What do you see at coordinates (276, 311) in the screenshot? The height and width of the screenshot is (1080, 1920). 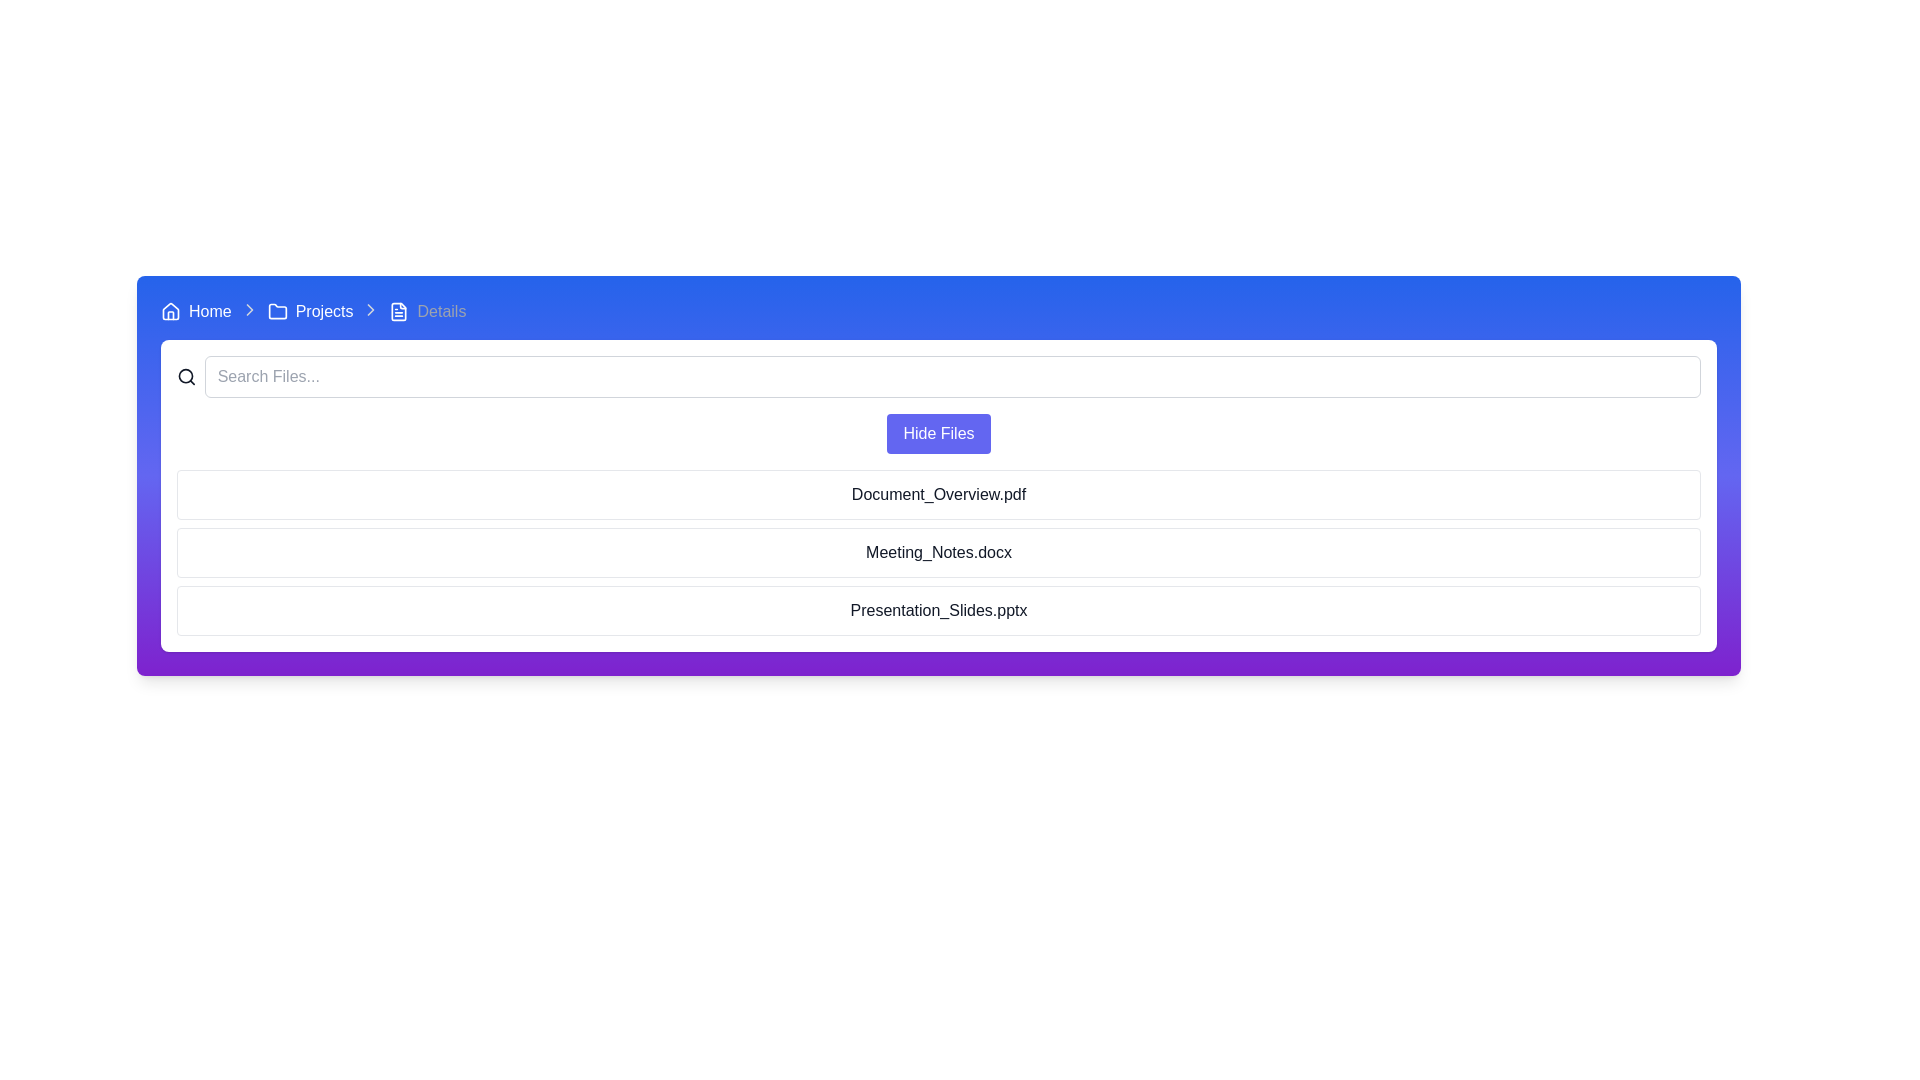 I see `the folder icon in the navigation breadcrumb, located before the text label 'Projects'` at bounding box center [276, 311].